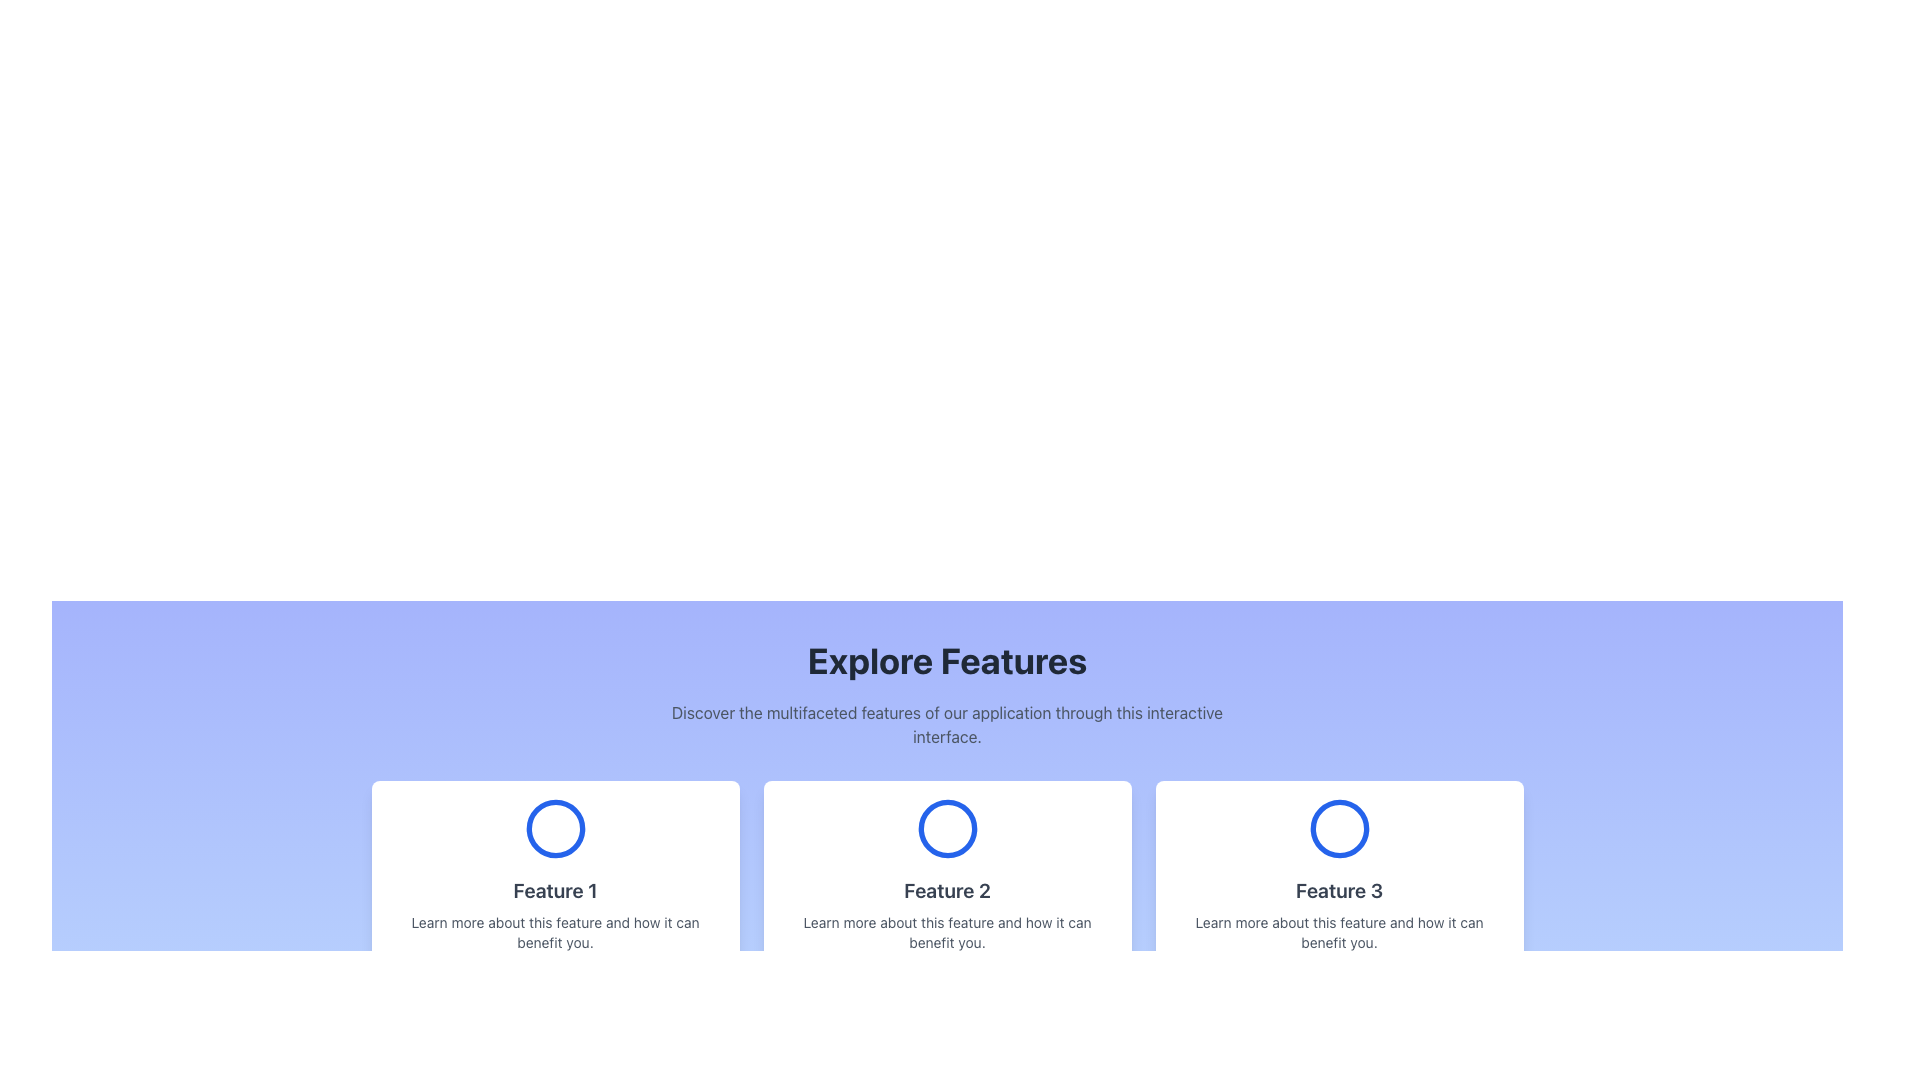 The height and width of the screenshot is (1080, 1920). What do you see at coordinates (946, 890) in the screenshot?
I see `the centered text label displaying 'Feature 2', which is styled in bold, large gray font, for potential interaction` at bounding box center [946, 890].